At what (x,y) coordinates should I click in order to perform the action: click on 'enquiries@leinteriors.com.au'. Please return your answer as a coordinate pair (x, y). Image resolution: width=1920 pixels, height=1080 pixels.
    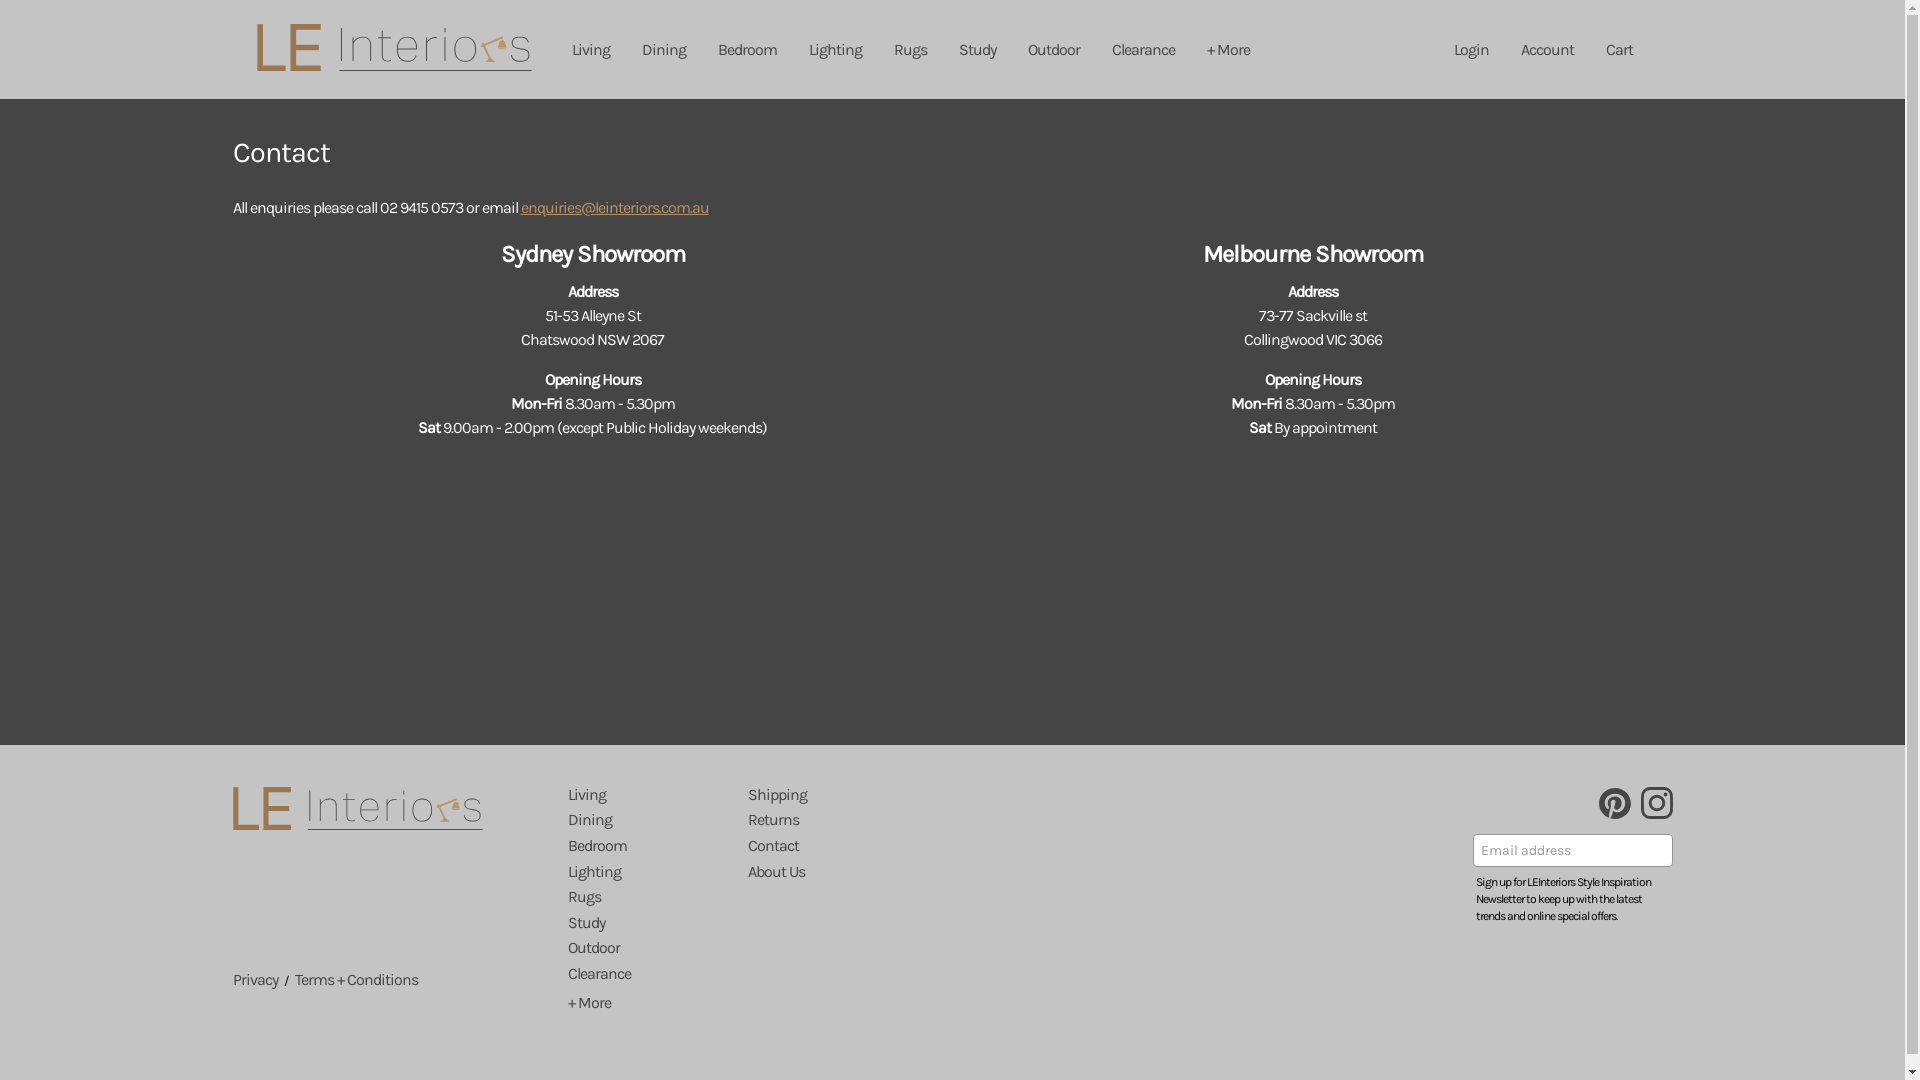
    Looking at the image, I should click on (613, 207).